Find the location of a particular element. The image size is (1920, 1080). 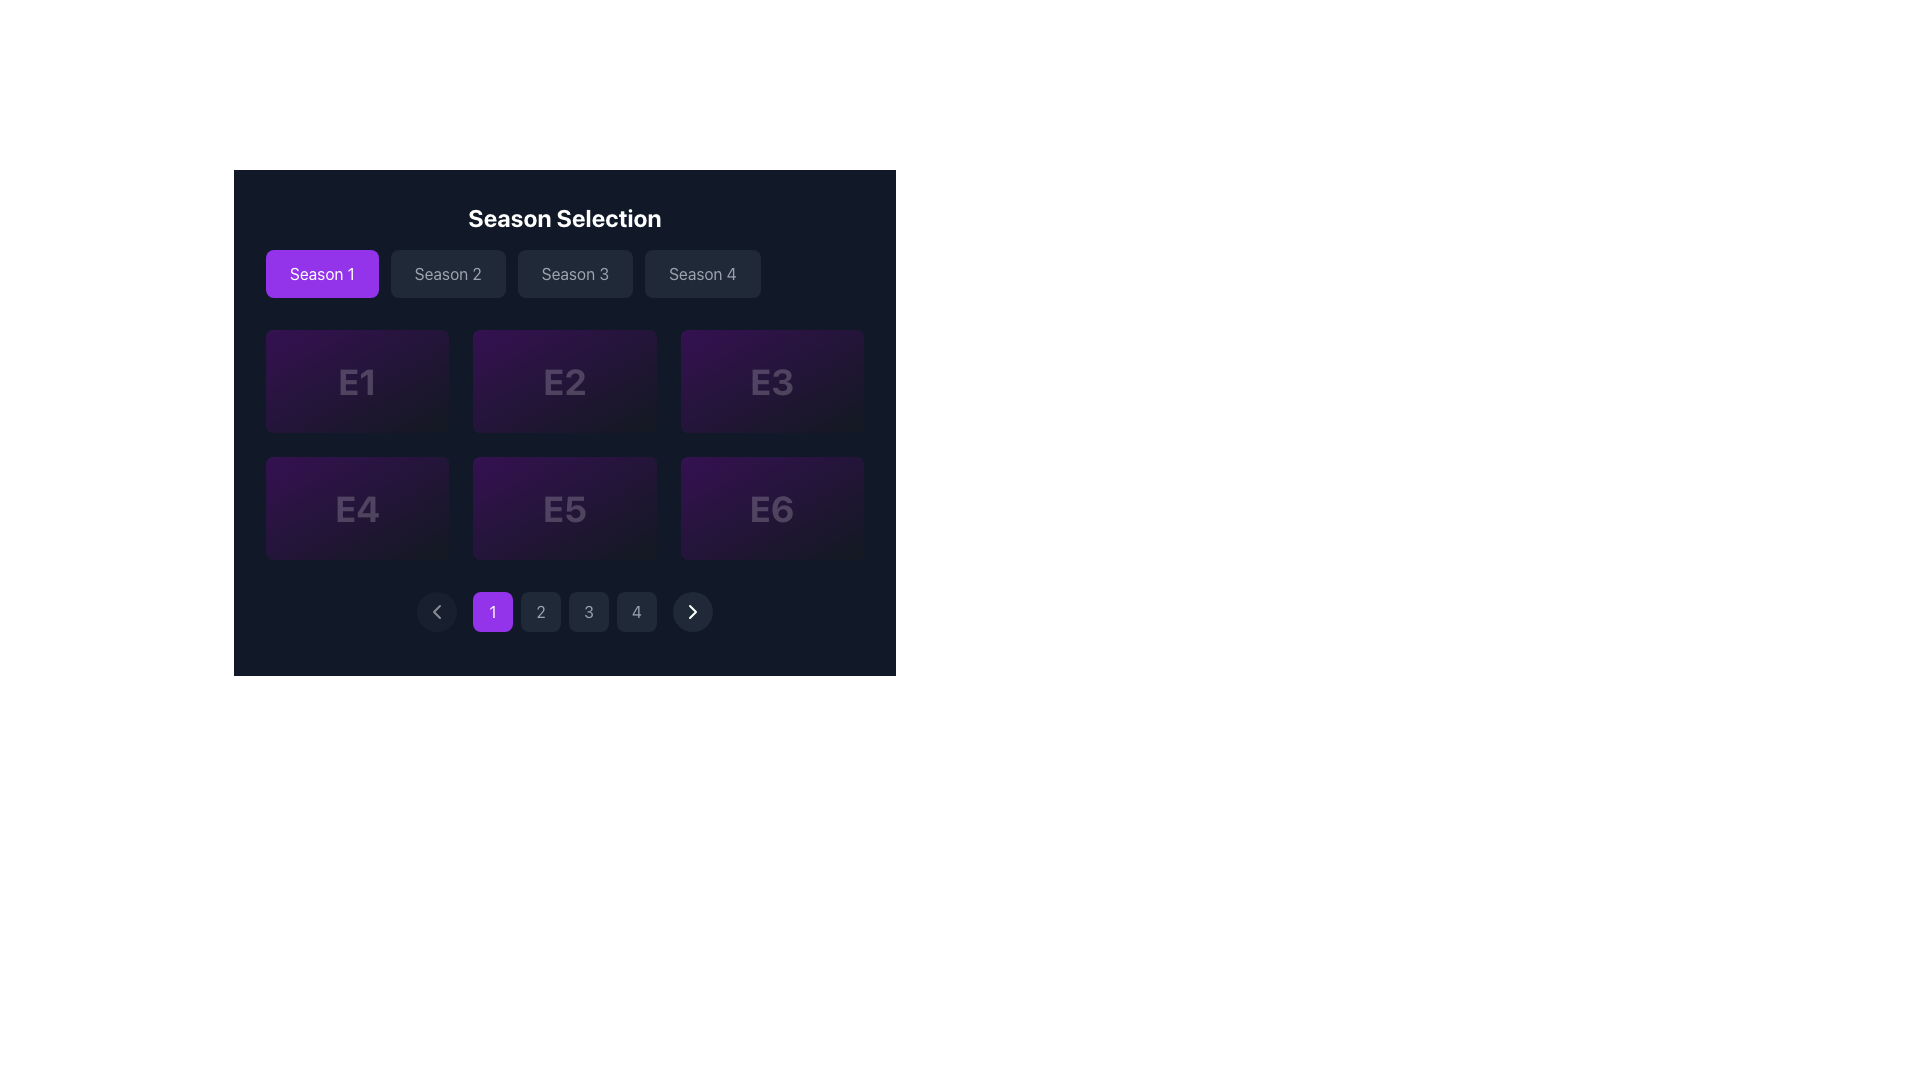

the icon located in cell 'E5' of the interactive grid, which serves as a visual indicator for marking or emphasizing a feature is located at coordinates (497, 455).